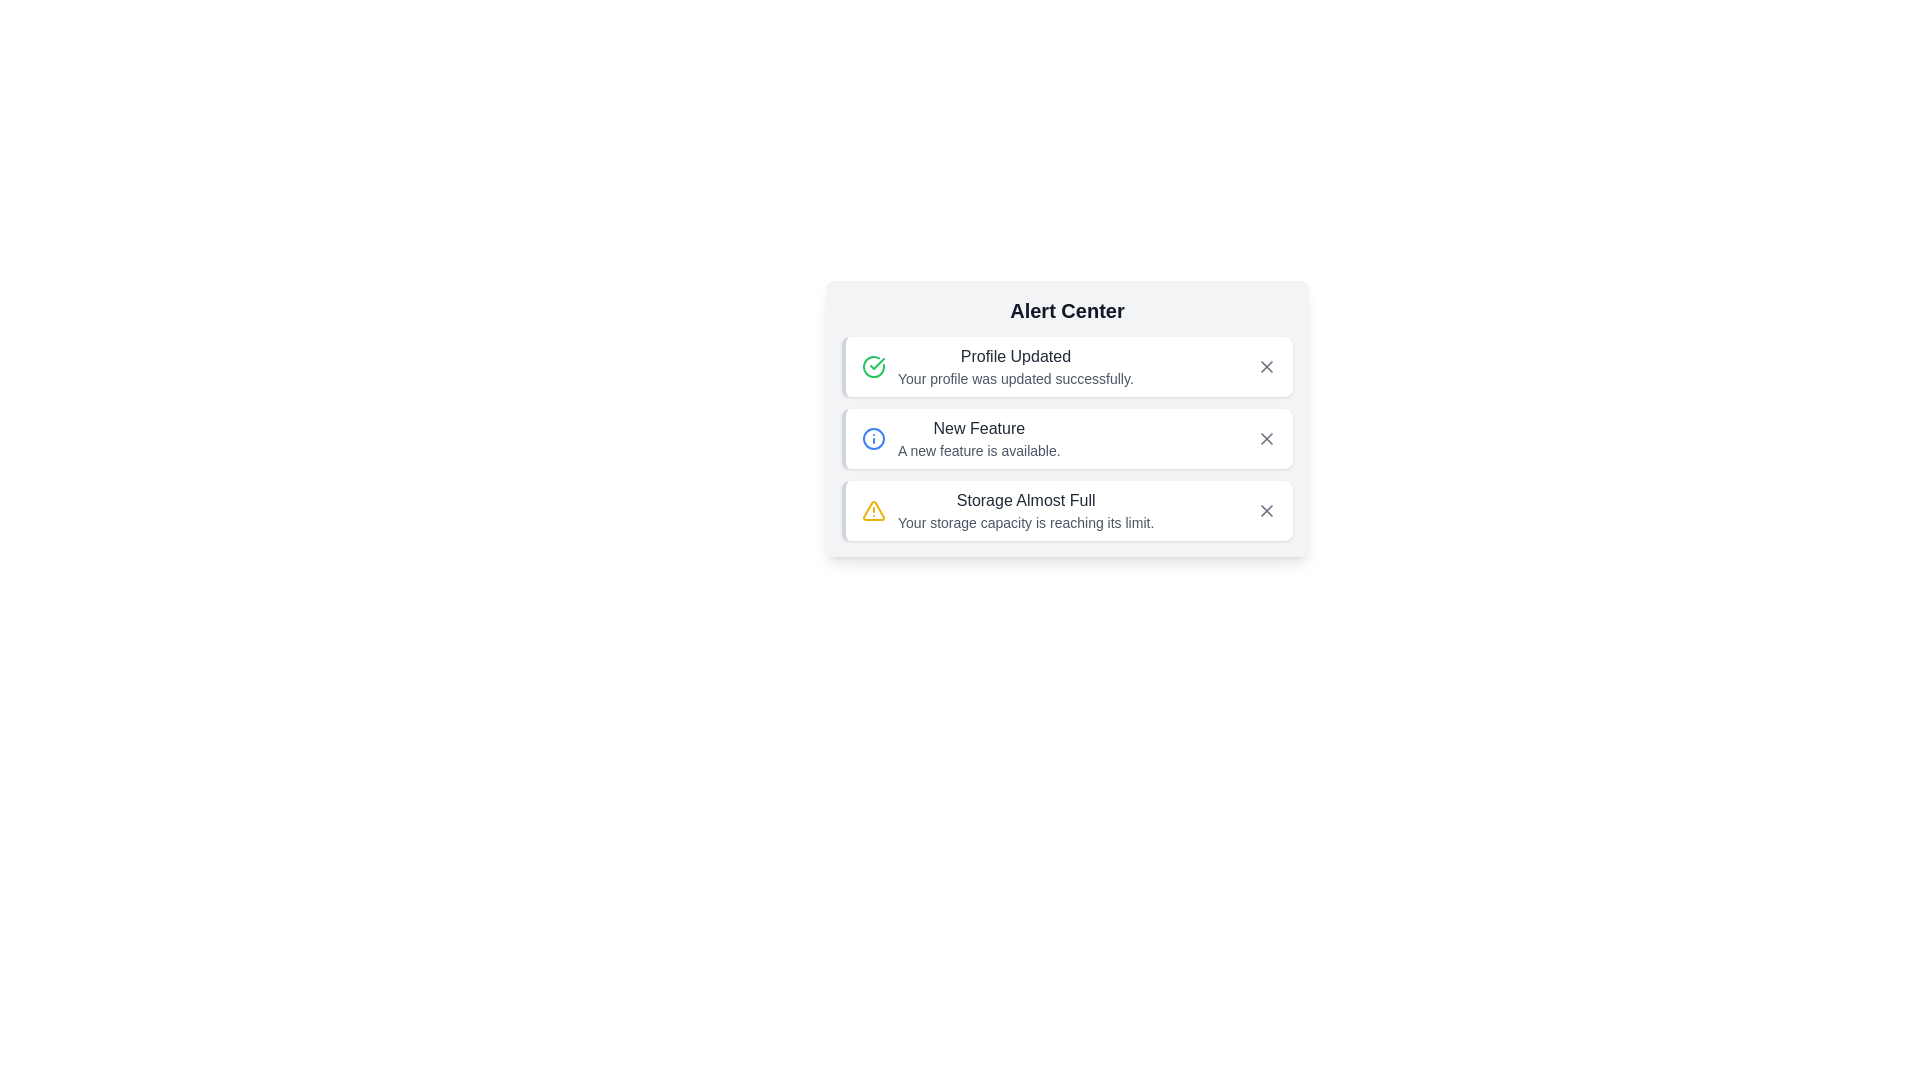 This screenshot has width=1920, height=1080. I want to click on the stroke-based 'X' close icon in the top right corner of the 'New Feature' notification, so click(1266, 438).